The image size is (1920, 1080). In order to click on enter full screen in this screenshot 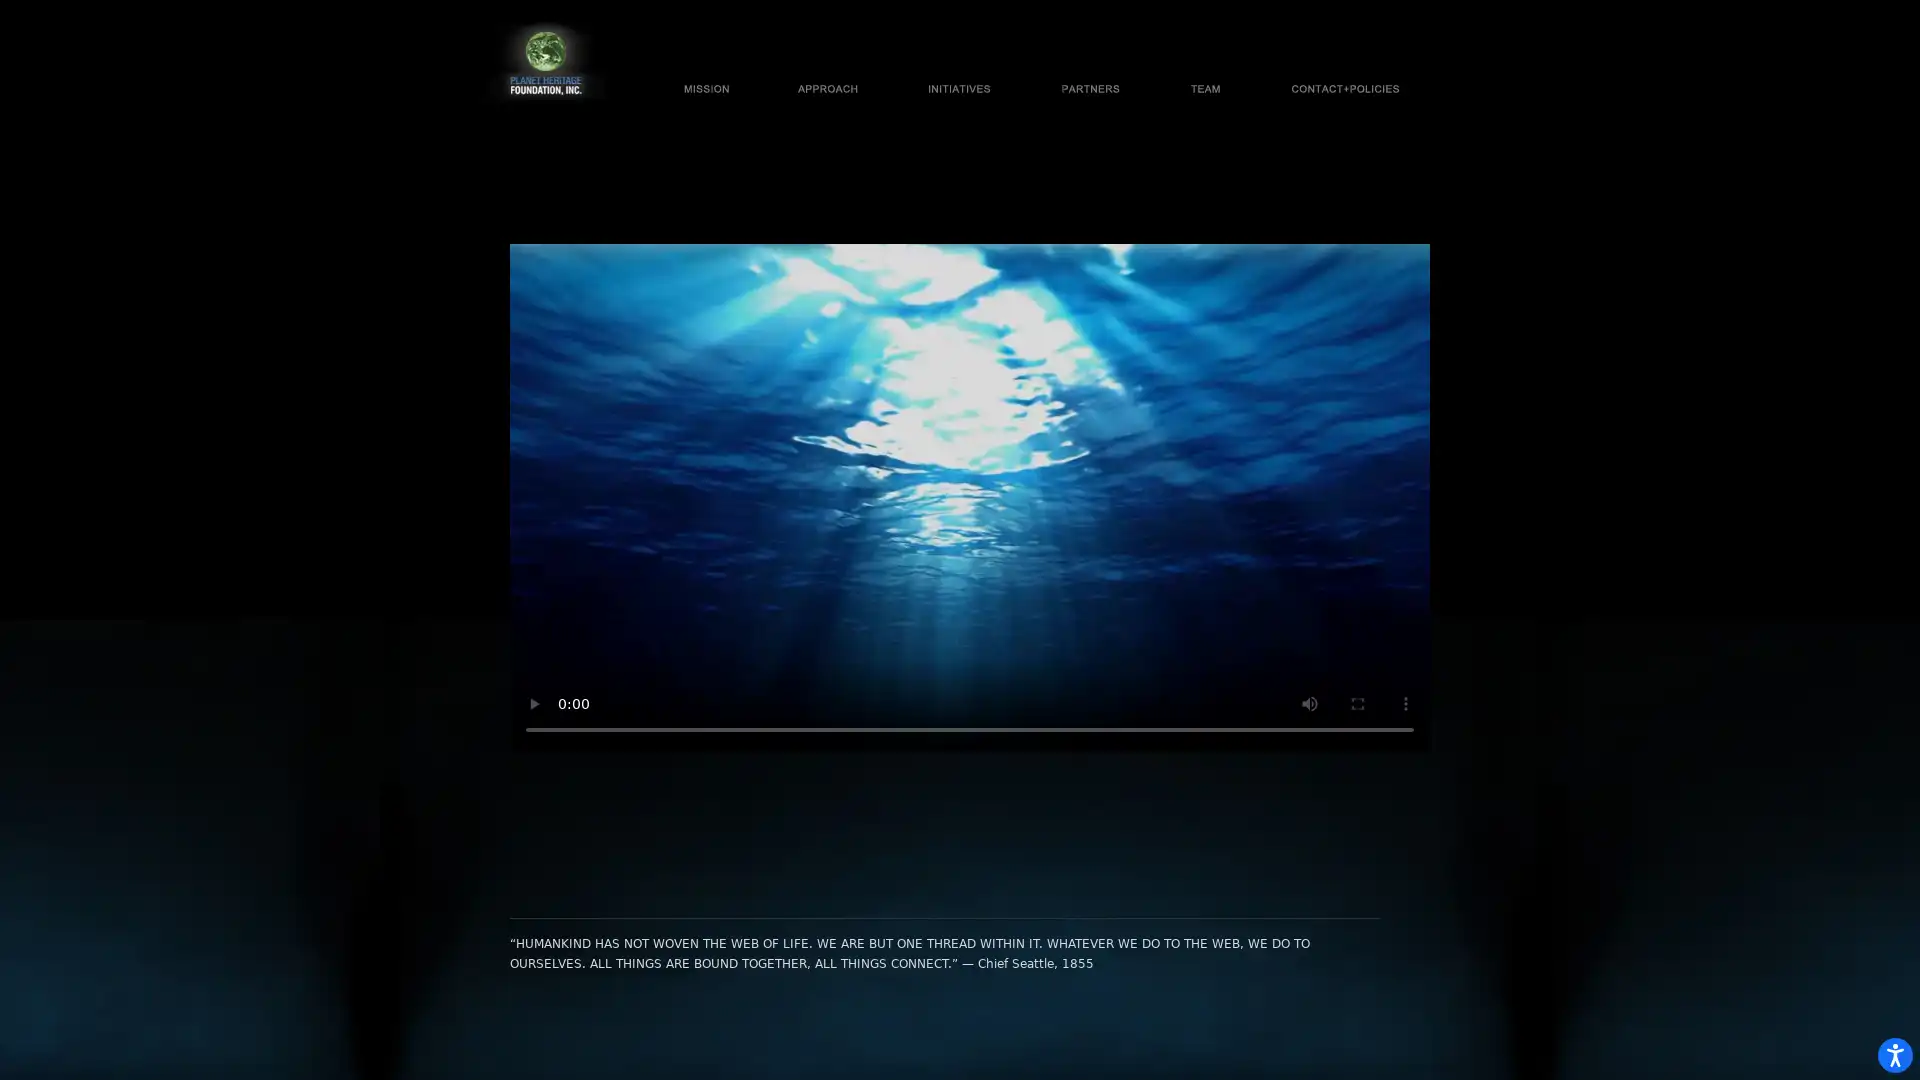, I will do `click(1358, 701)`.